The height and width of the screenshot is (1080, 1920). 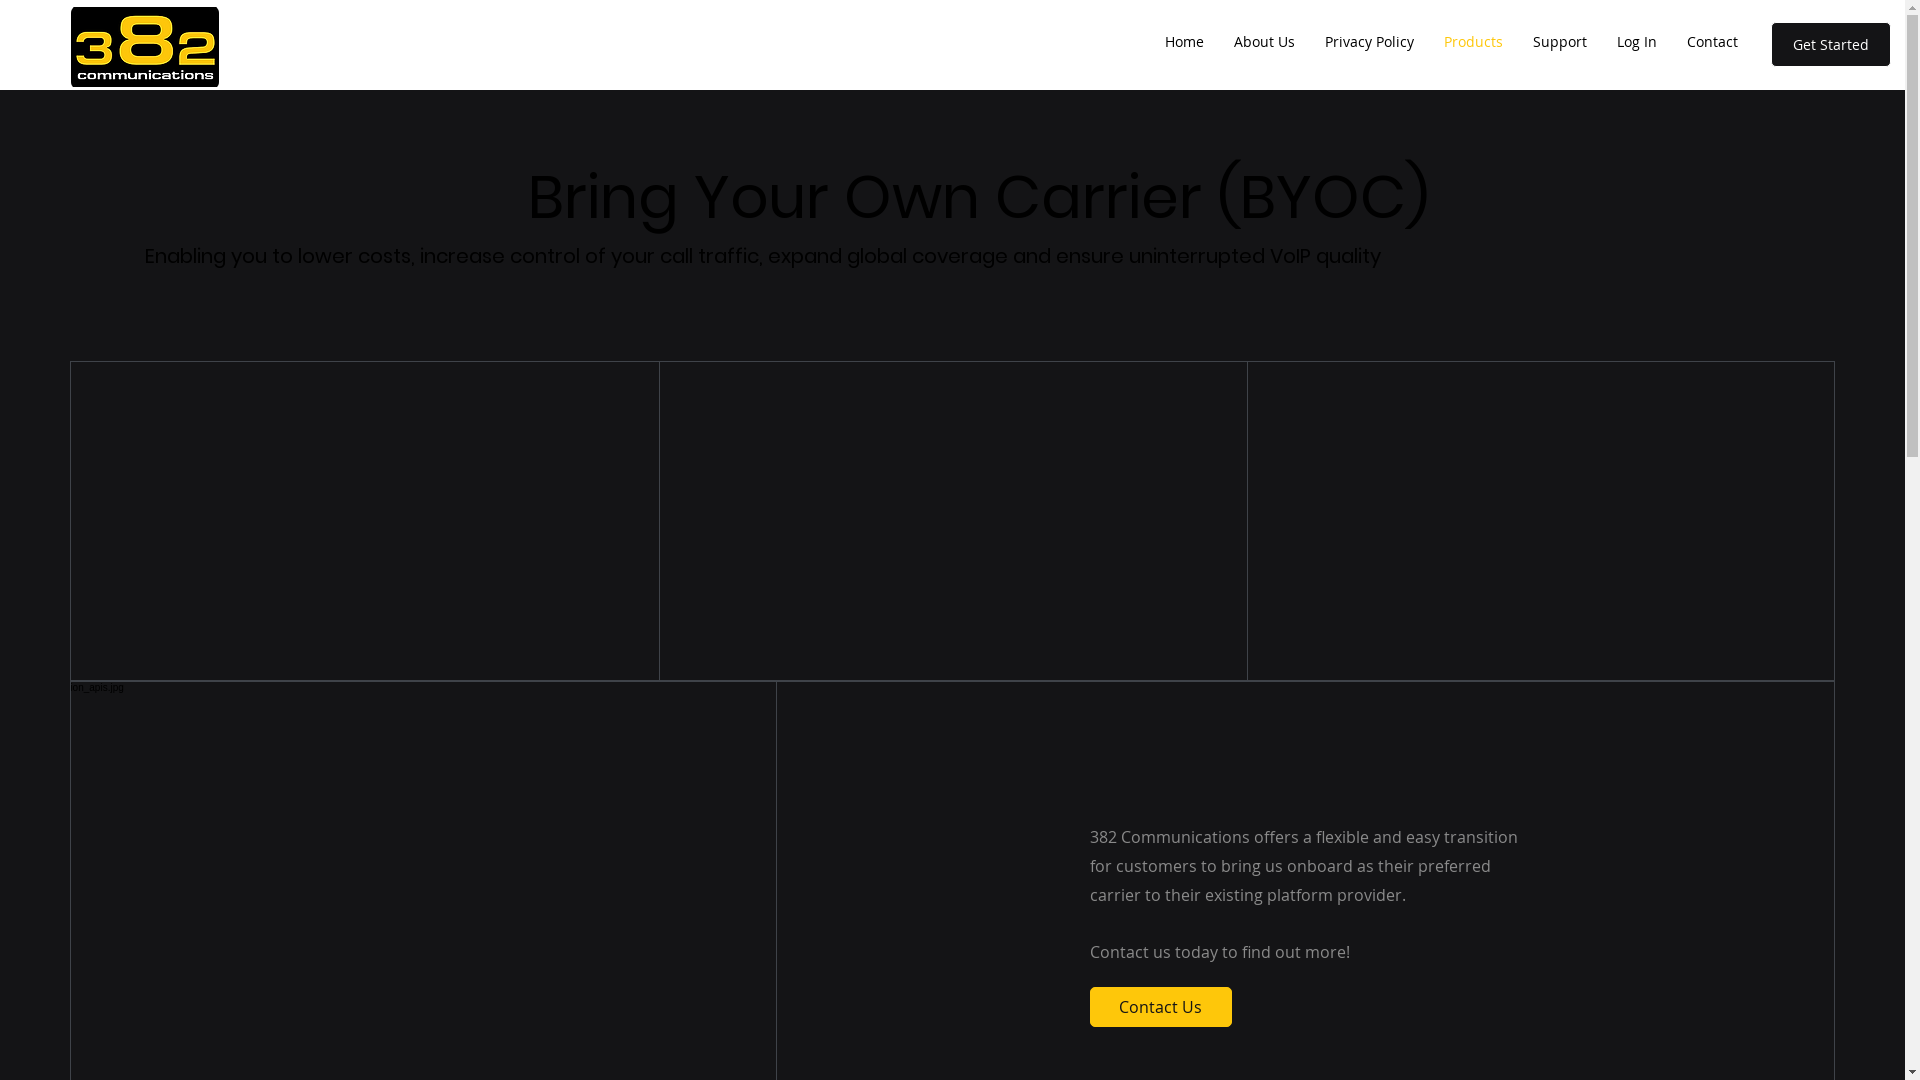 I want to click on 'Contact', so click(x=1711, y=42).